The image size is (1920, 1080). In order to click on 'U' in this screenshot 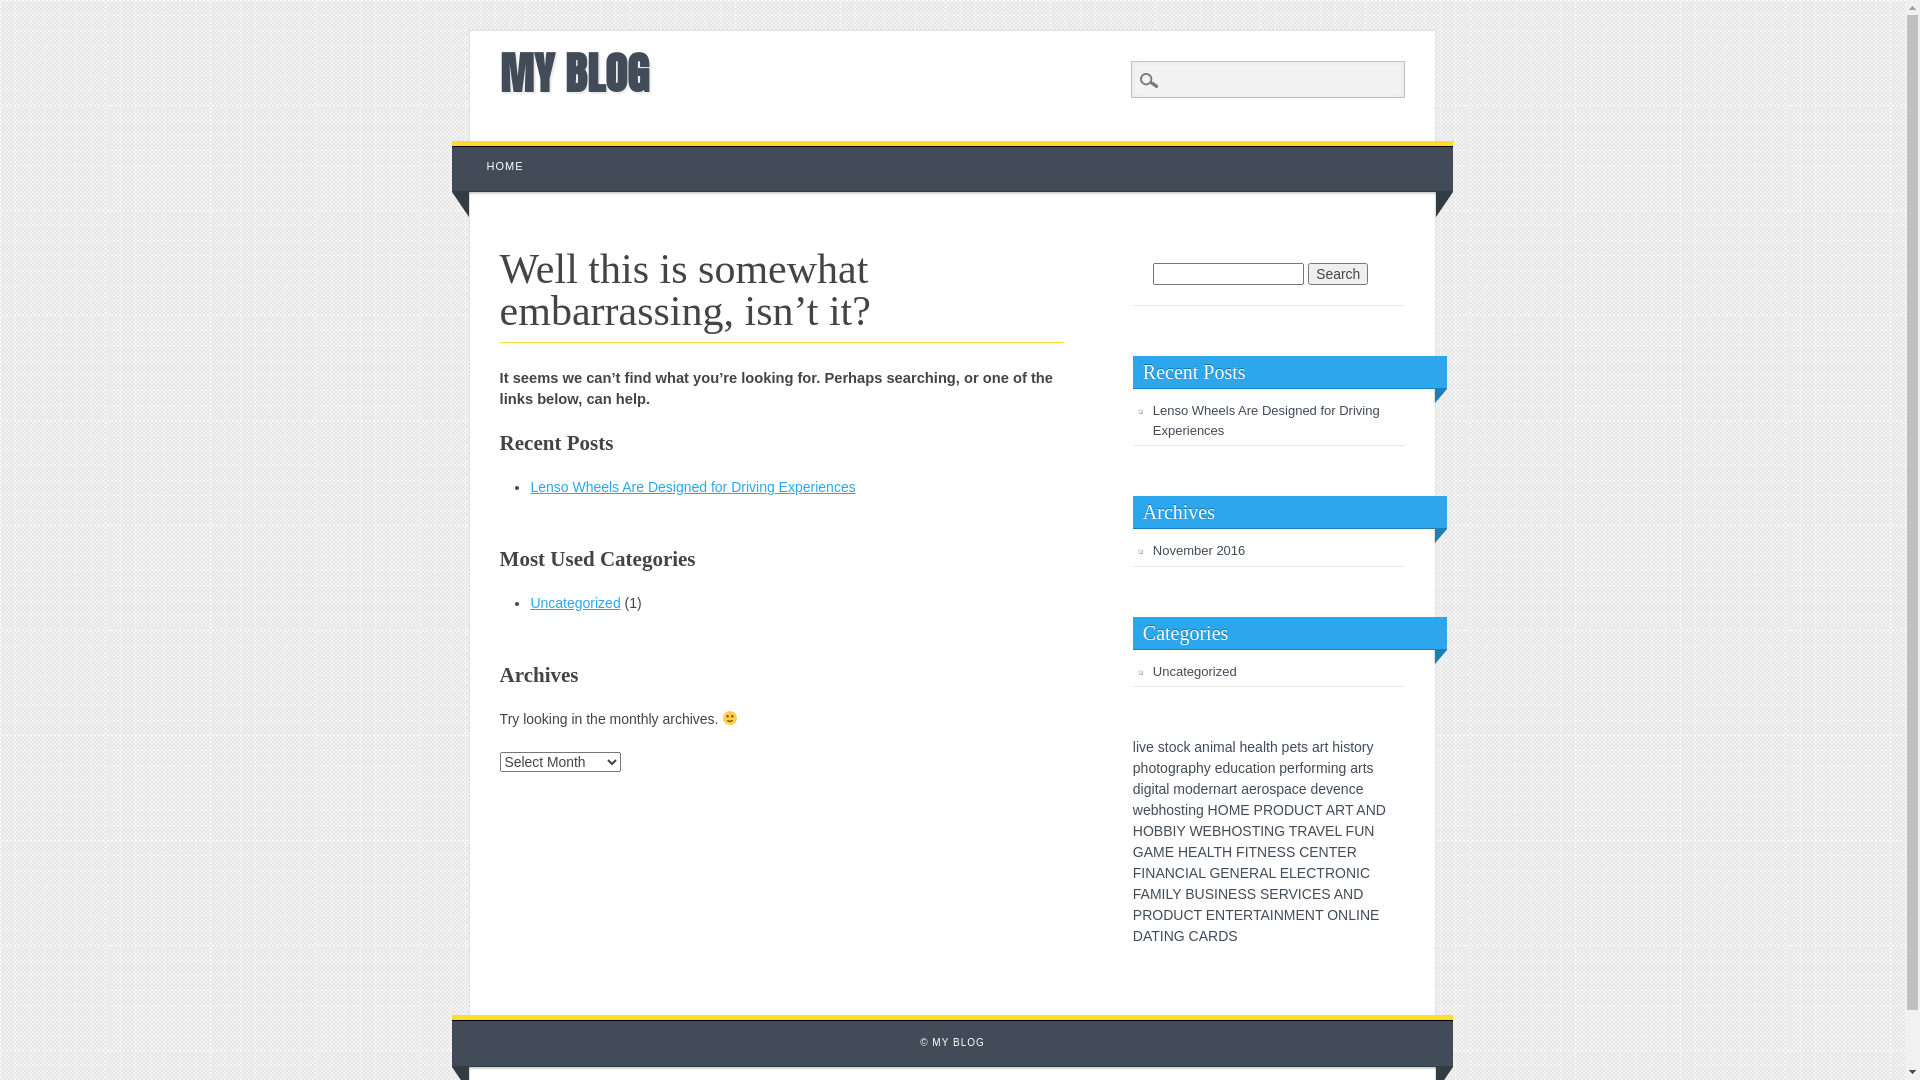, I will do `click(1299, 810)`.